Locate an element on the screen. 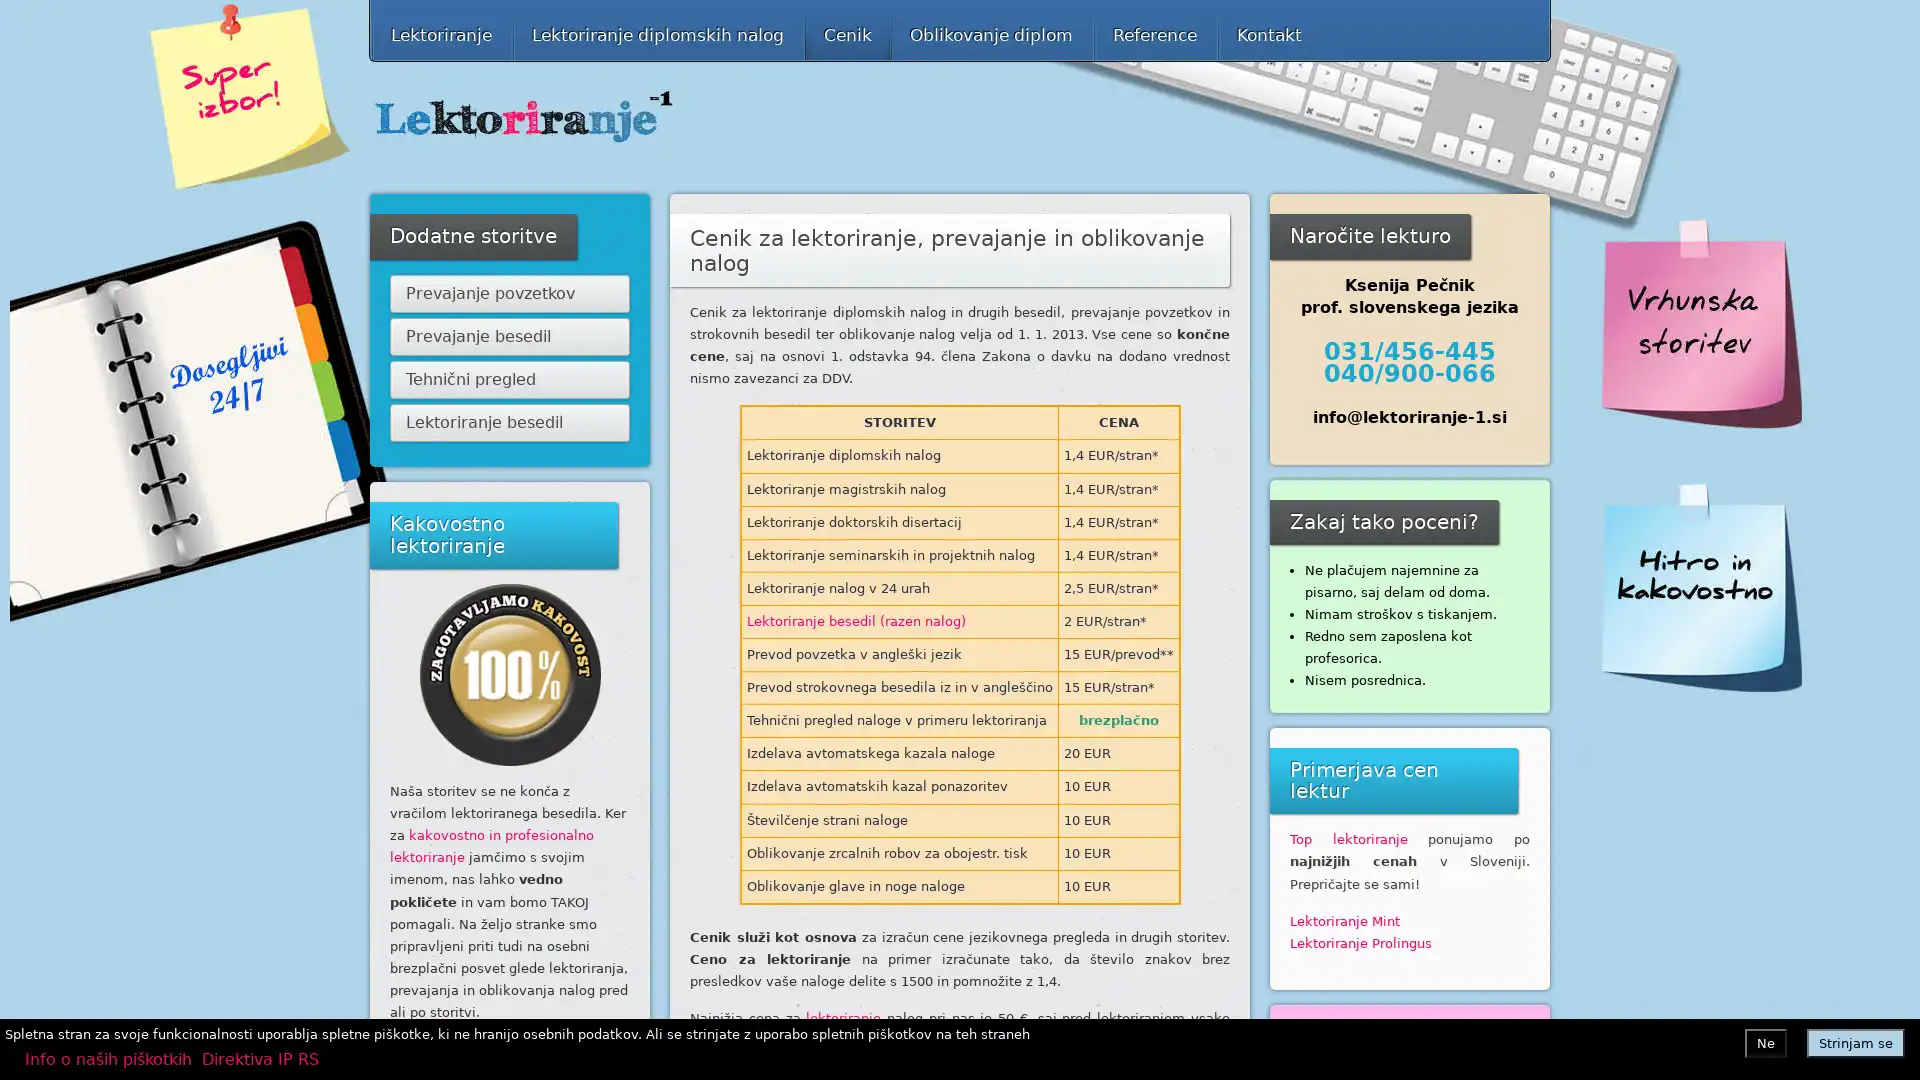 This screenshot has width=1920, height=1080. Strinjam se is located at coordinates (1855, 1041).